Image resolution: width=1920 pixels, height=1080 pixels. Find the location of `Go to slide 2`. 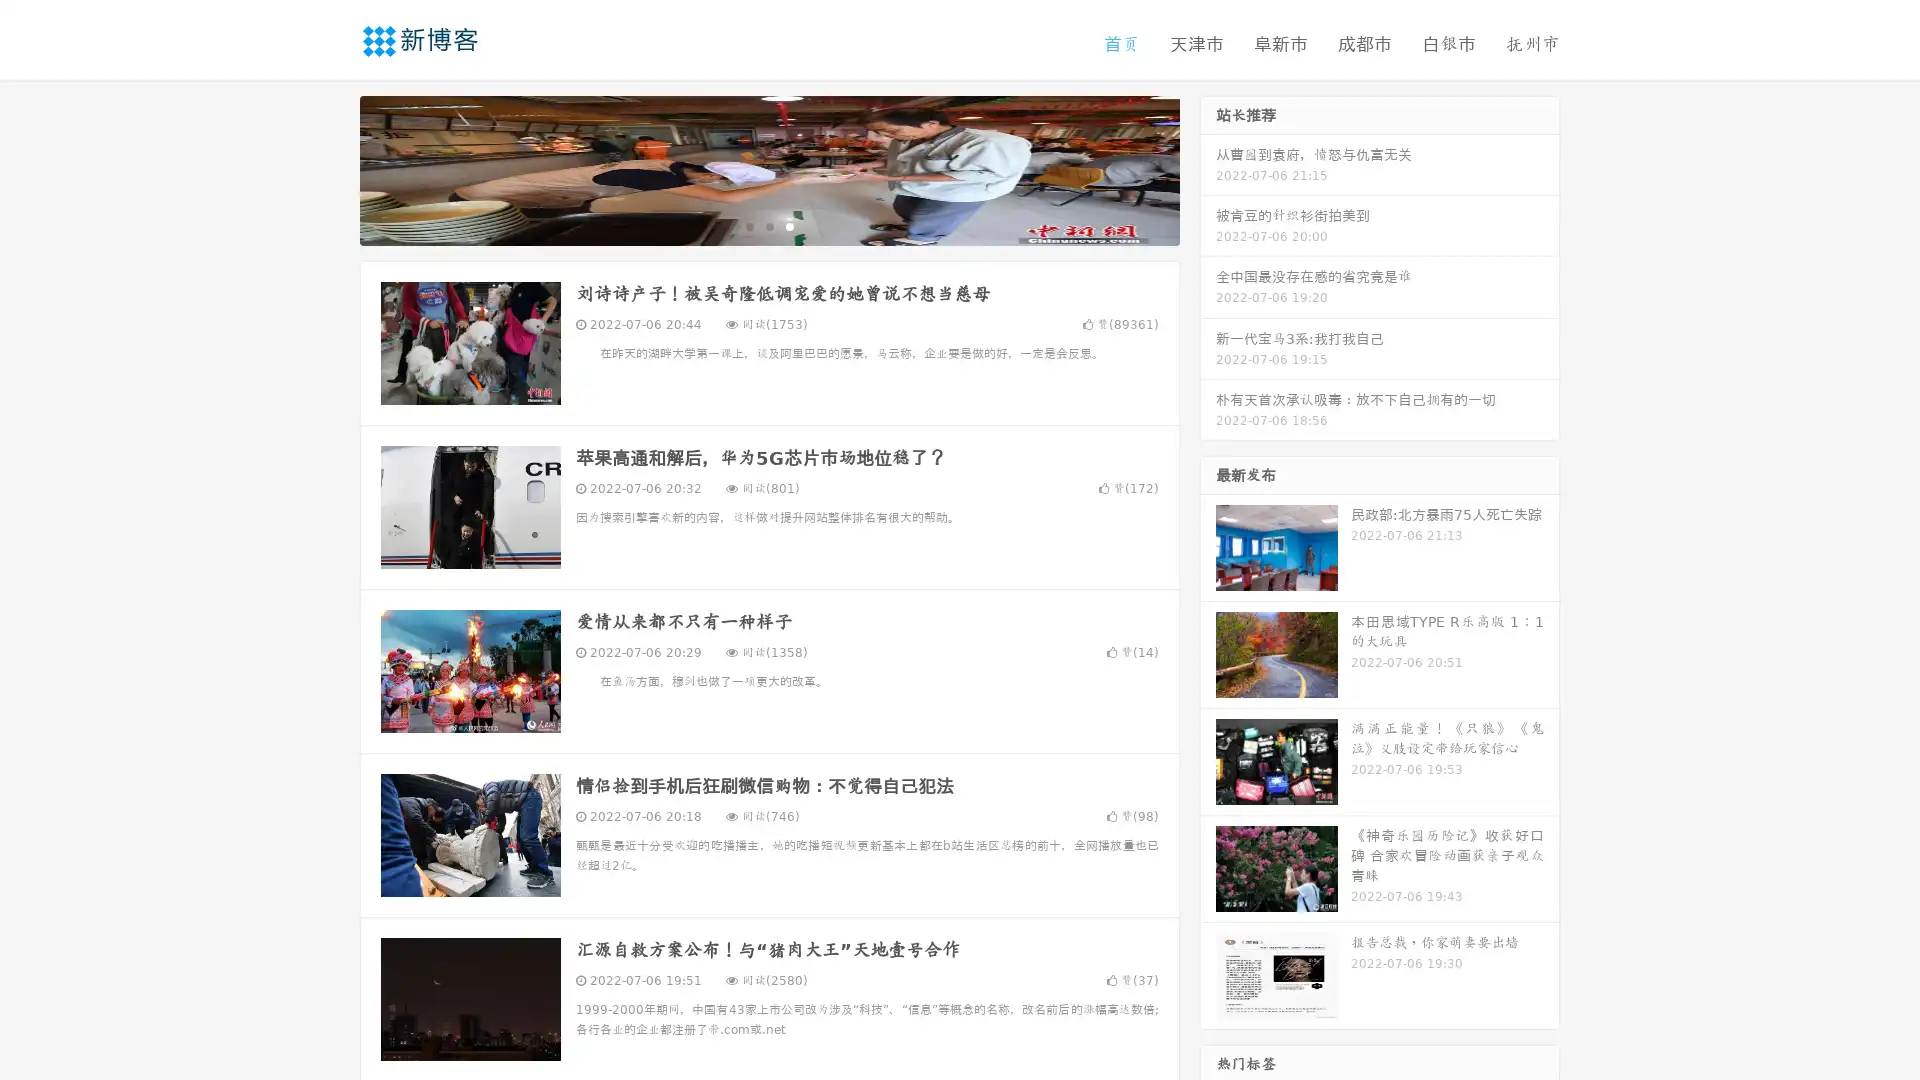

Go to slide 2 is located at coordinates (768, 225).